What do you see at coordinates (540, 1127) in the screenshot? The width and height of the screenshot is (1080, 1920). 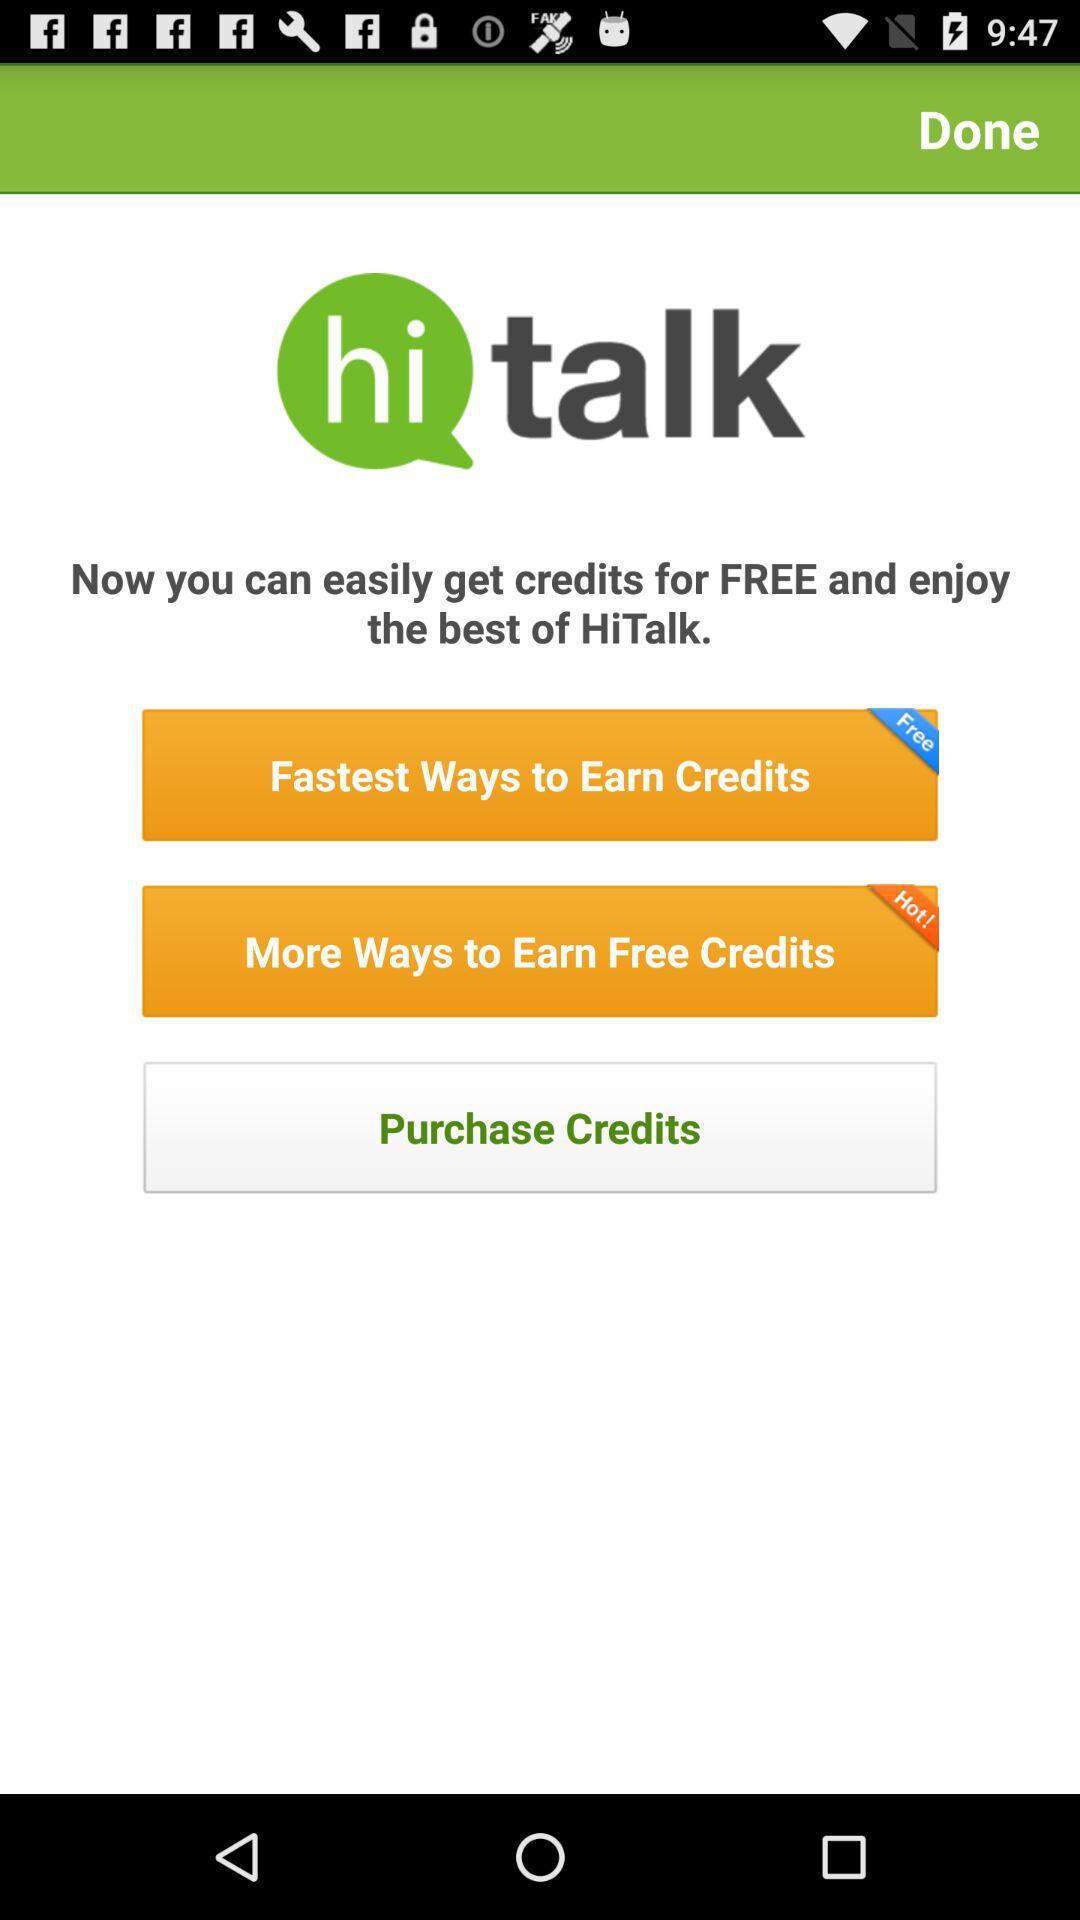 I see `buy credits` at bounding box center [540, 1127].